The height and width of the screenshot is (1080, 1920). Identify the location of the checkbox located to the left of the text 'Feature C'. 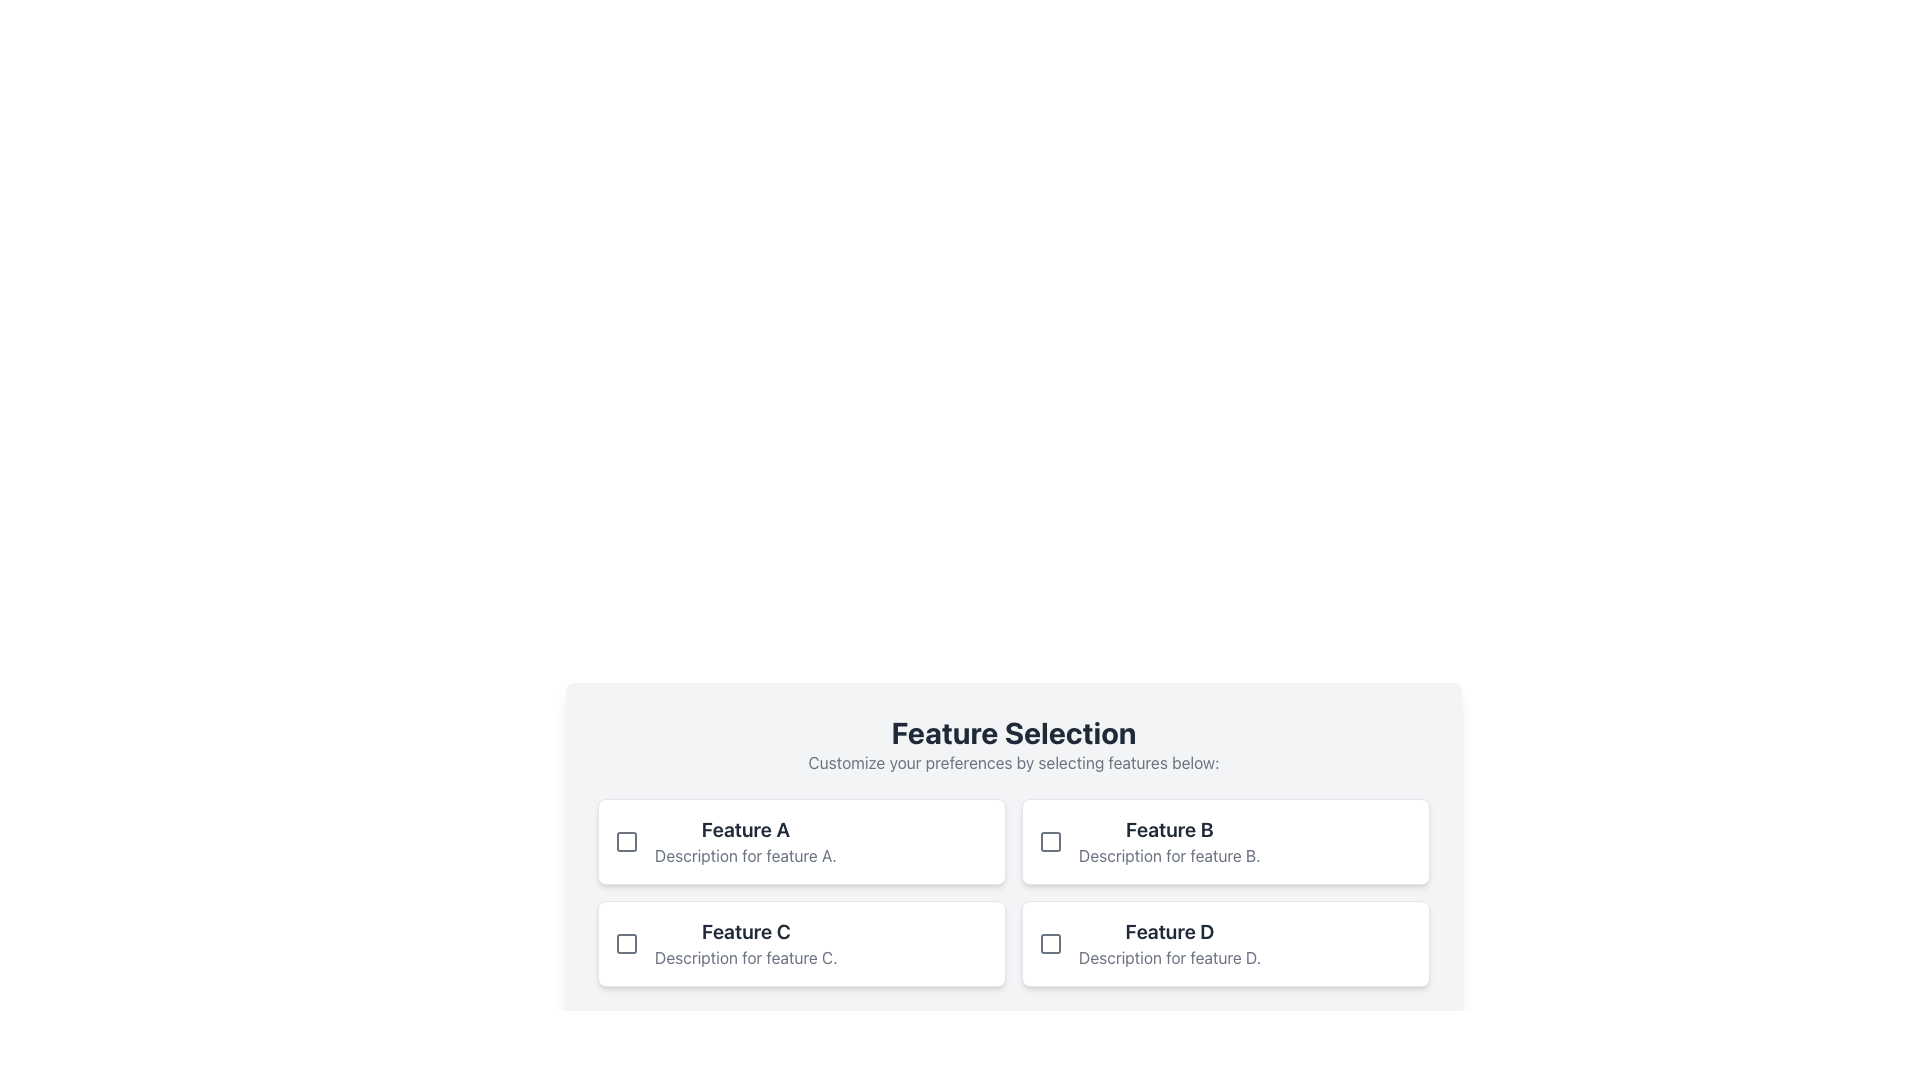
(626, 944).